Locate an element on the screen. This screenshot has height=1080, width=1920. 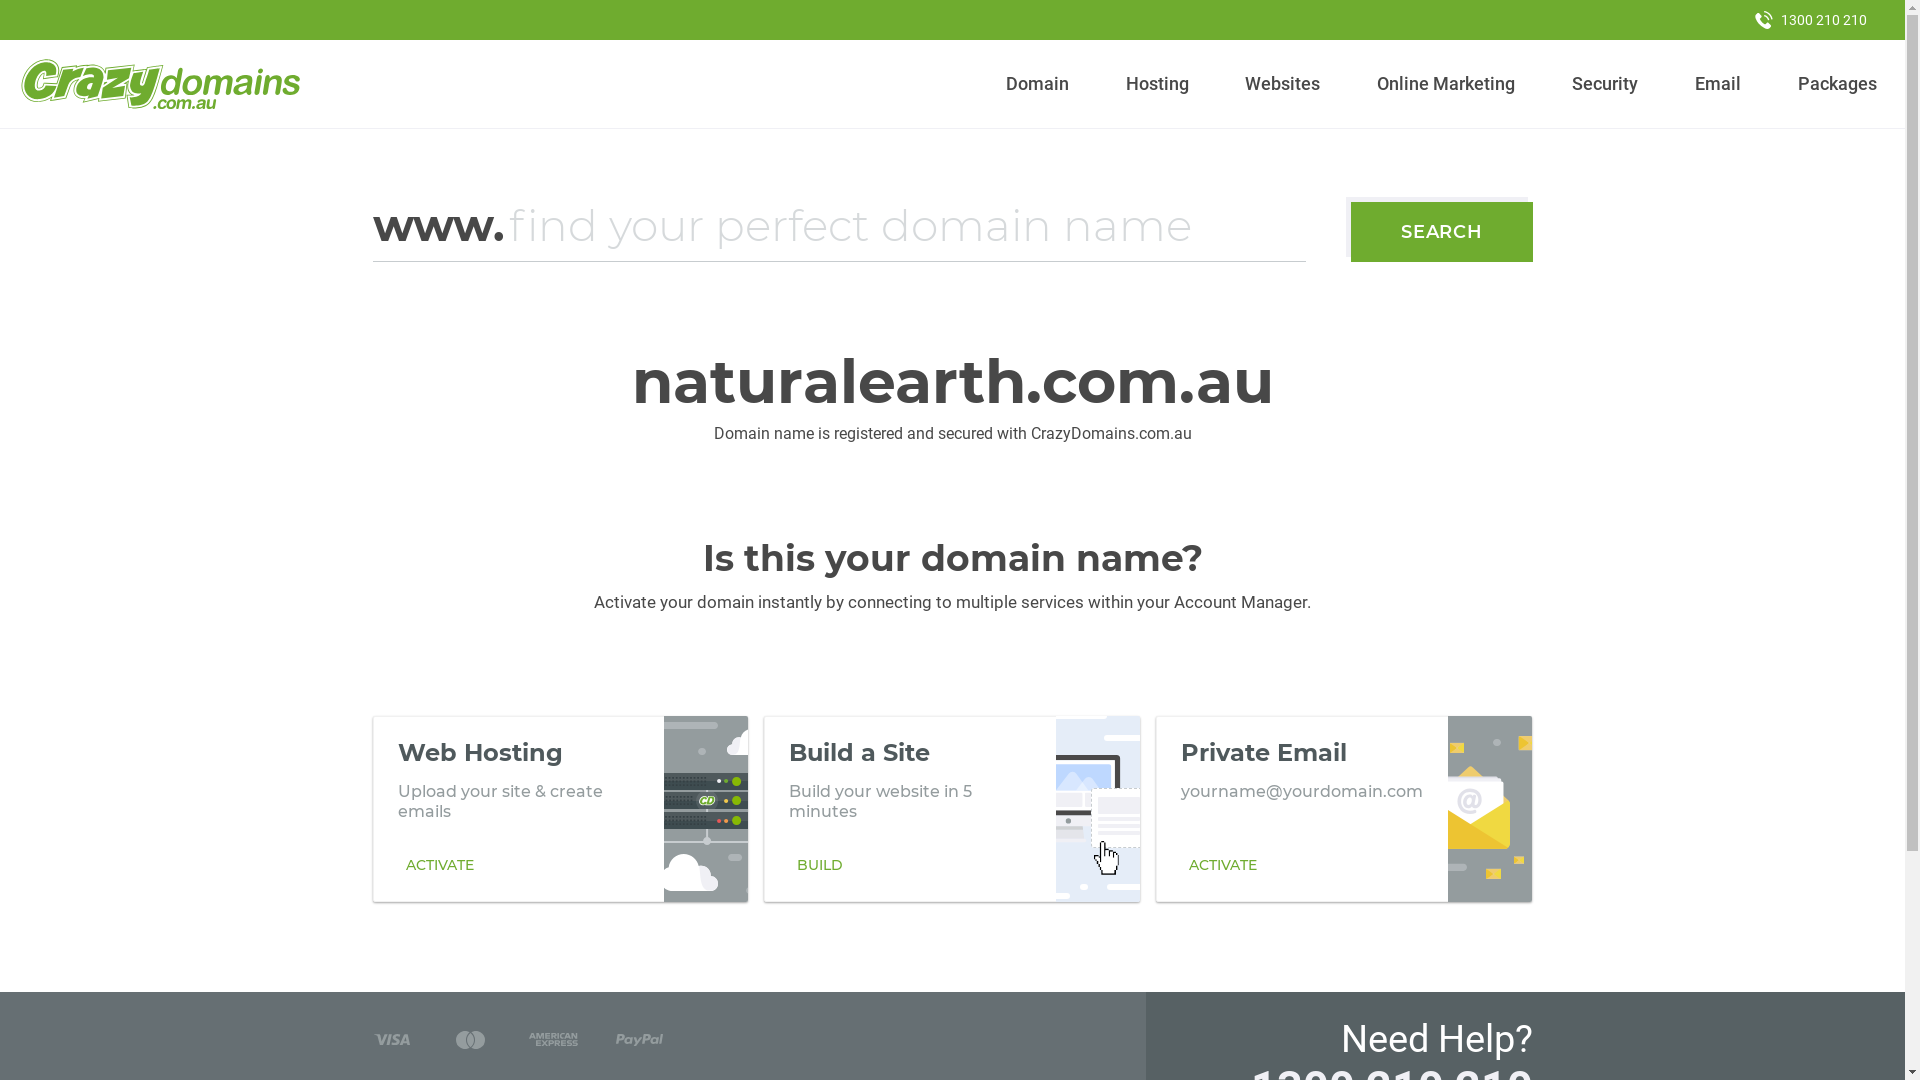
'Packages' is located at coordinates (1837, 83).